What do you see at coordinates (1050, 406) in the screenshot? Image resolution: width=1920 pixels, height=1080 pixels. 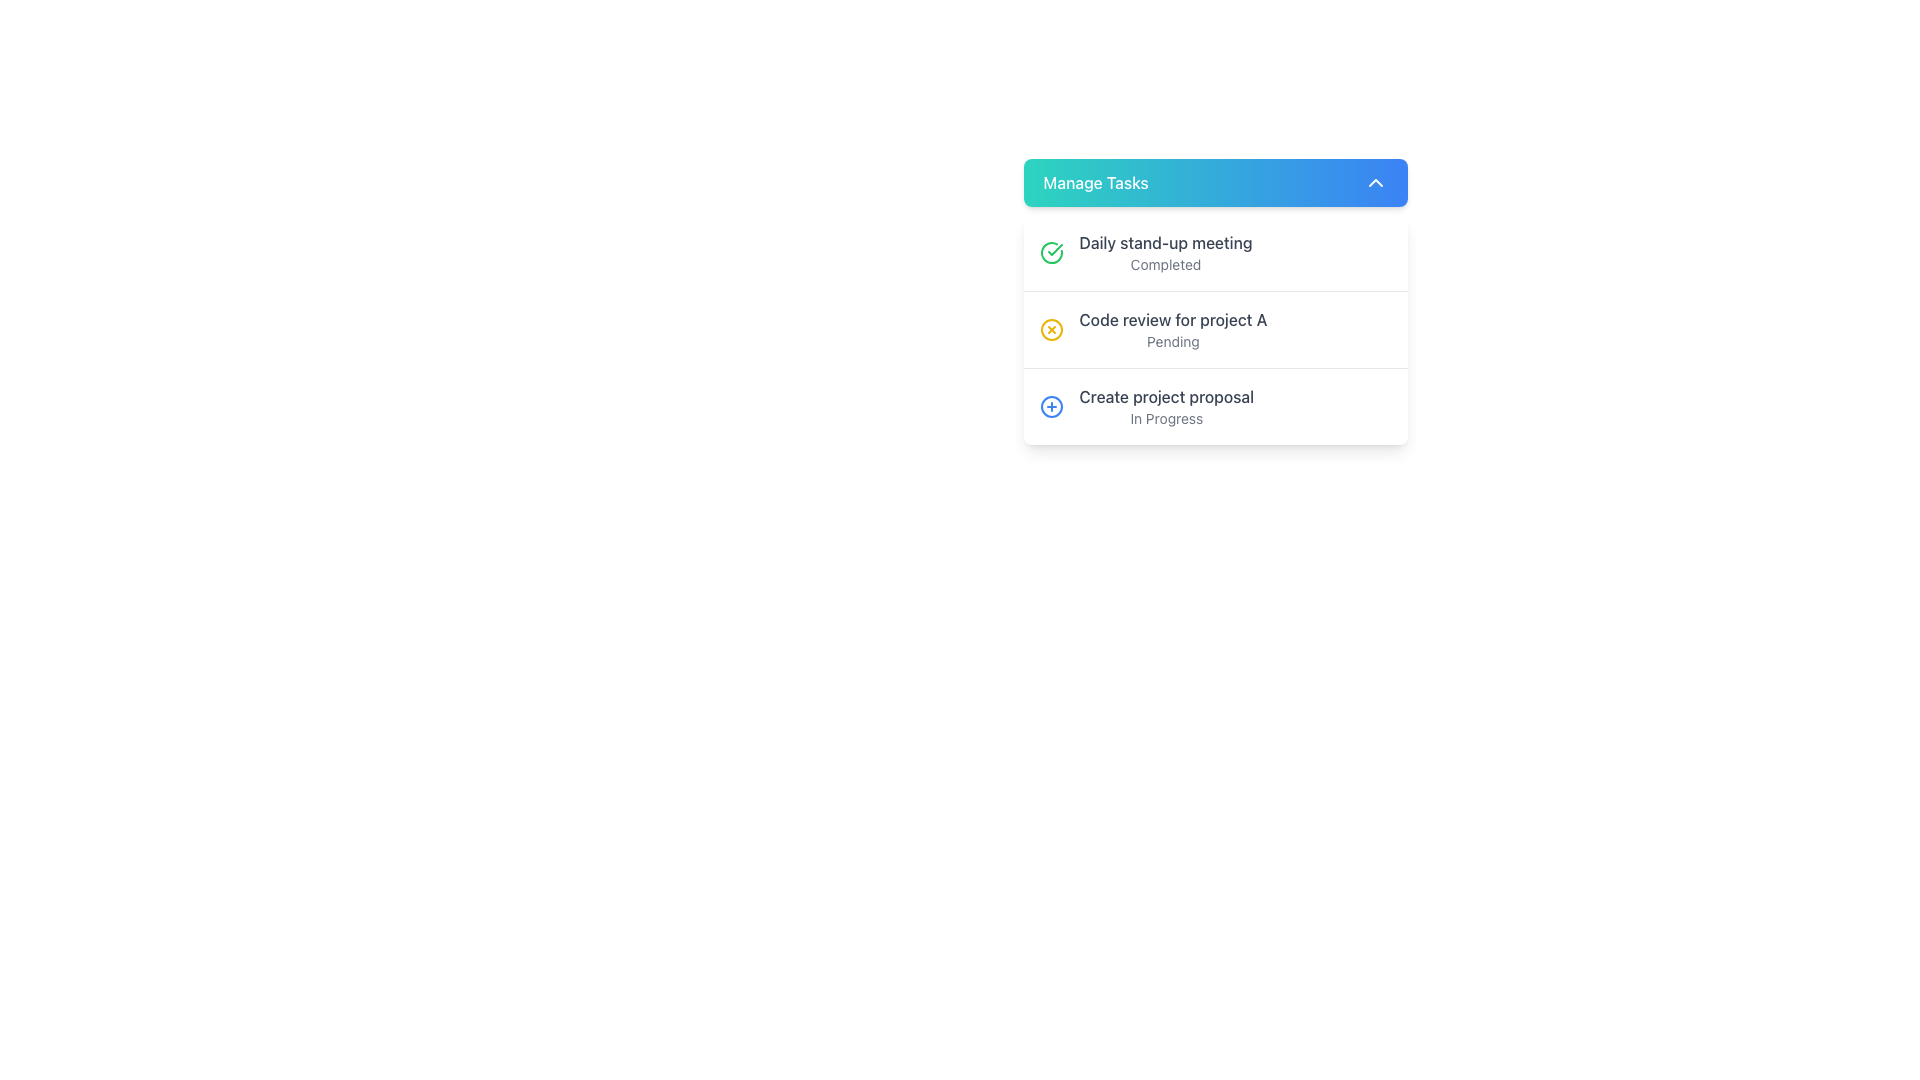 I see `the circular button with a blue border and a white background containing a plus symbol, located in the leftmost region of the 'Create project proposal' row` at bounding box center [1050, 406].